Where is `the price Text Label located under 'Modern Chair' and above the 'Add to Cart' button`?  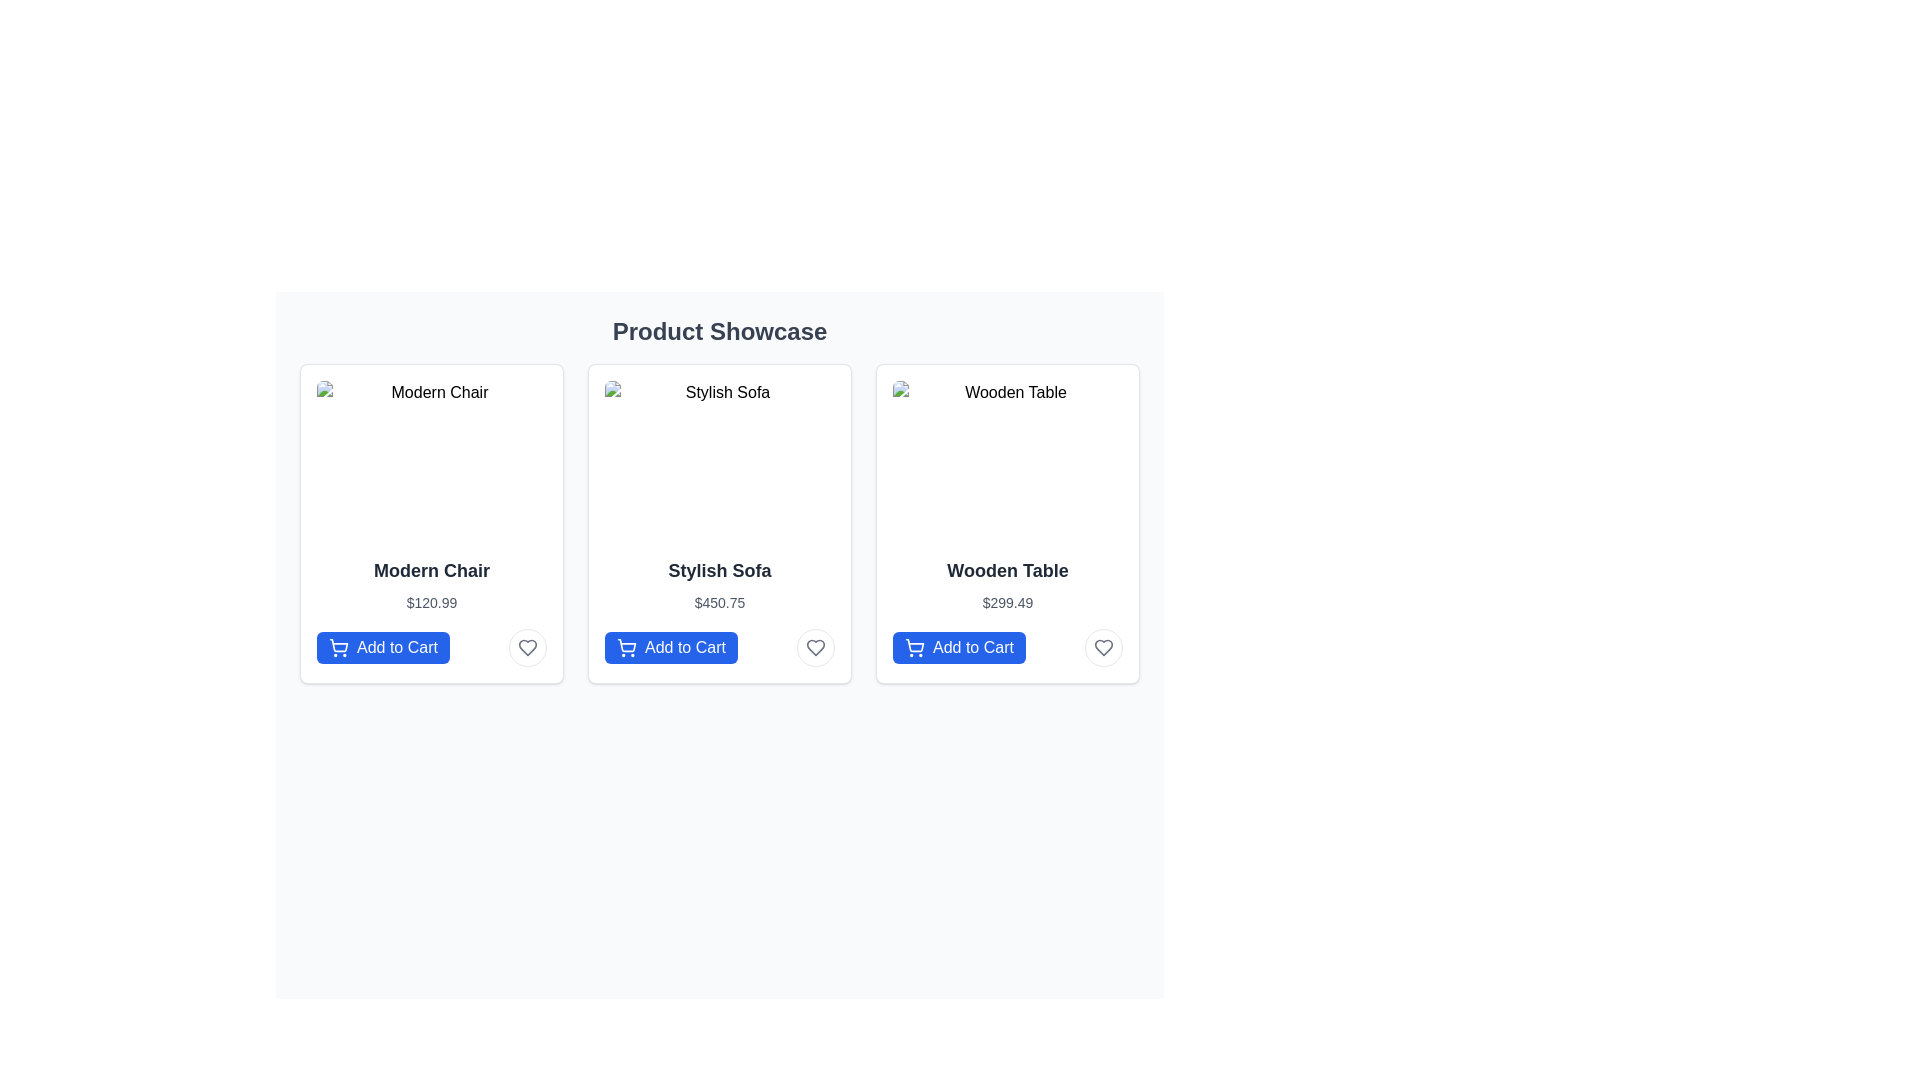
the price Text Label located under 'Modern Chair' and above the 'Add to Cart' button is located at coordinates (431, 601).